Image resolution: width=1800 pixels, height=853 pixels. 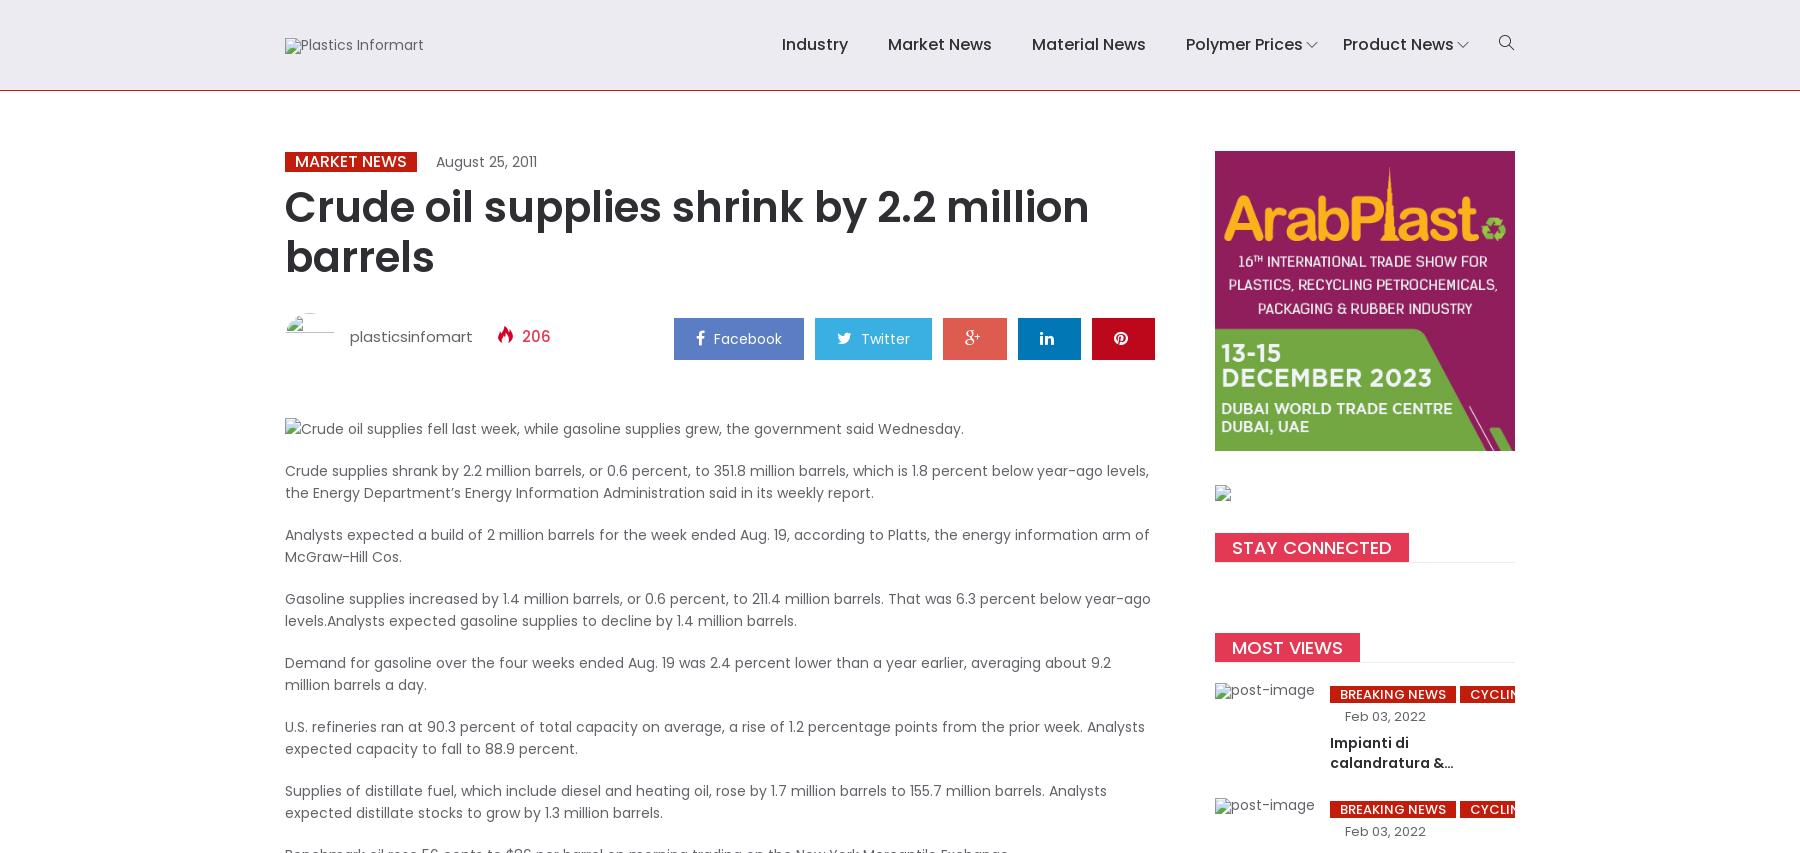 What do you see at coordinates (885, 337) in the screenshot?
I see `'twitter'` at bounding box center [885, 337].